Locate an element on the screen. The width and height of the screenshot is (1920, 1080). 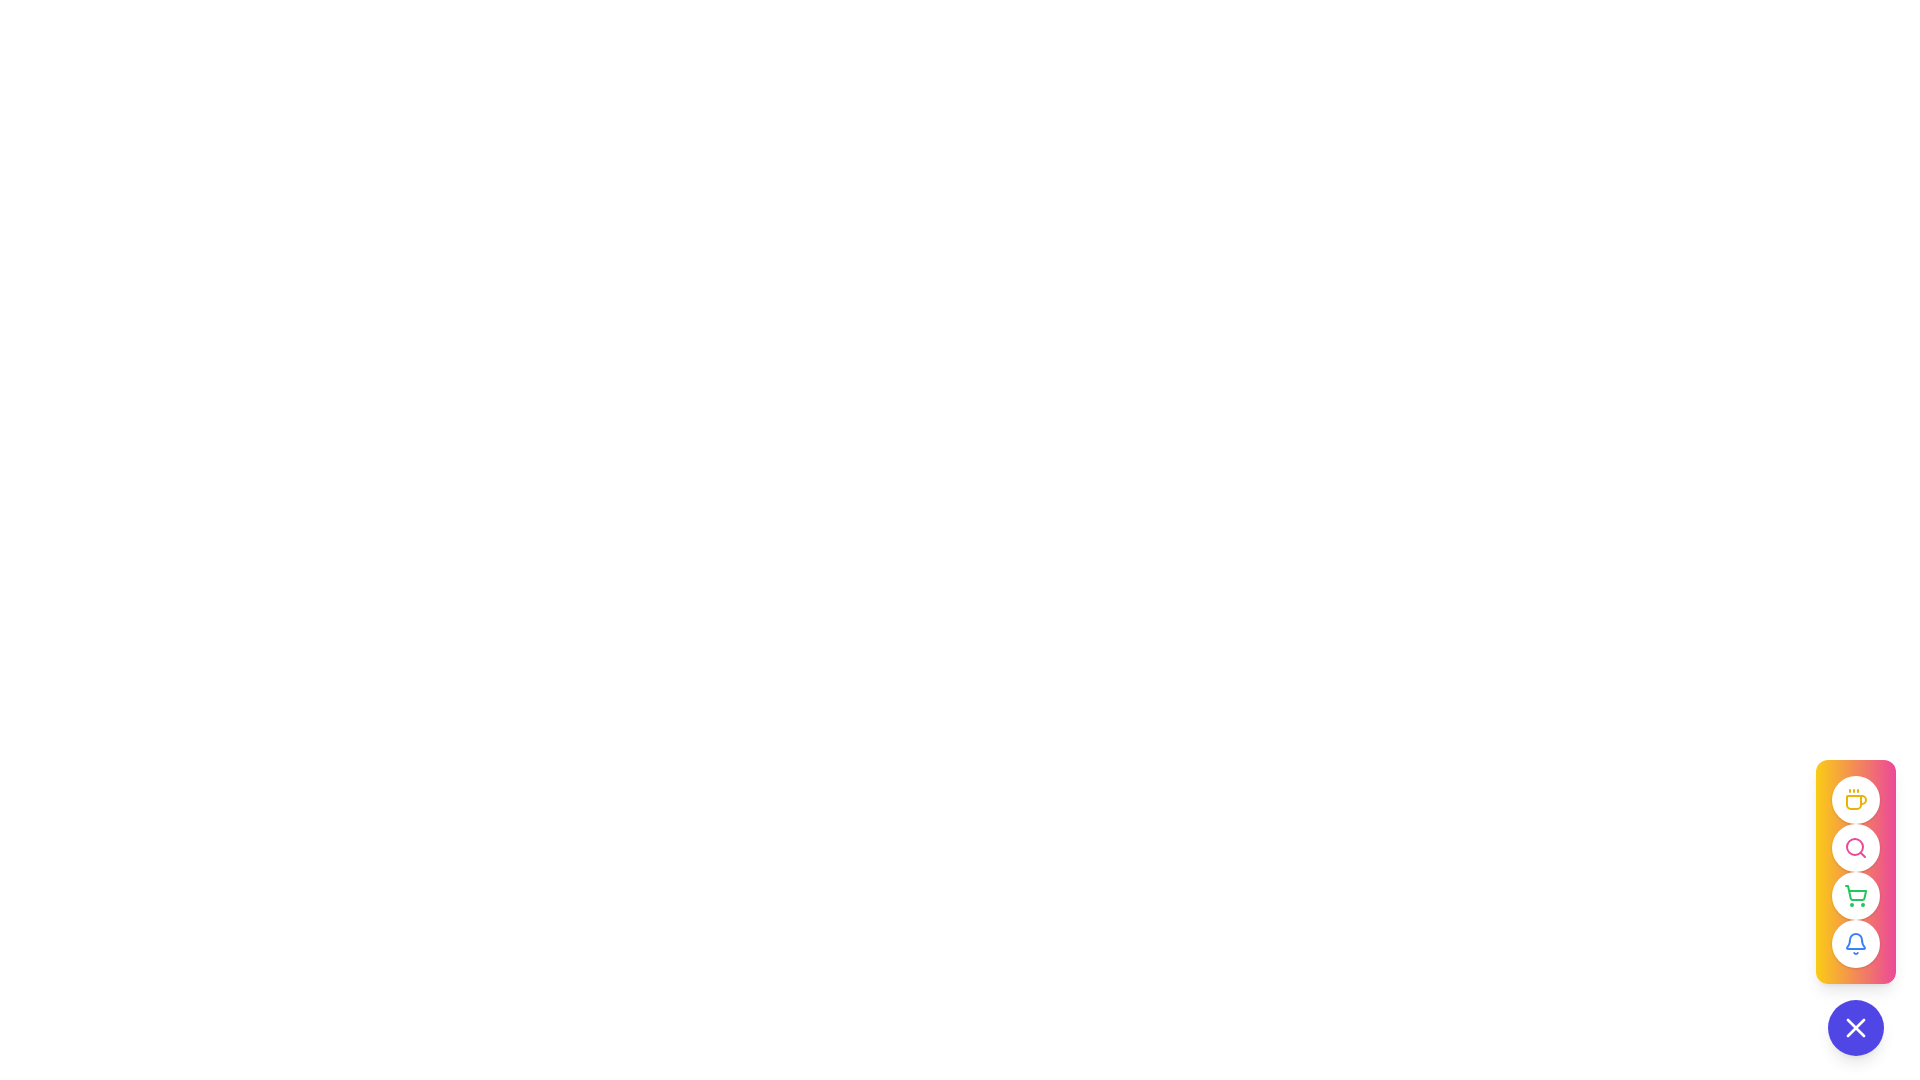
the circular notification button with a blue bell icon on a white background located at the right side of the application interface is located at coordinates (1855, 944).